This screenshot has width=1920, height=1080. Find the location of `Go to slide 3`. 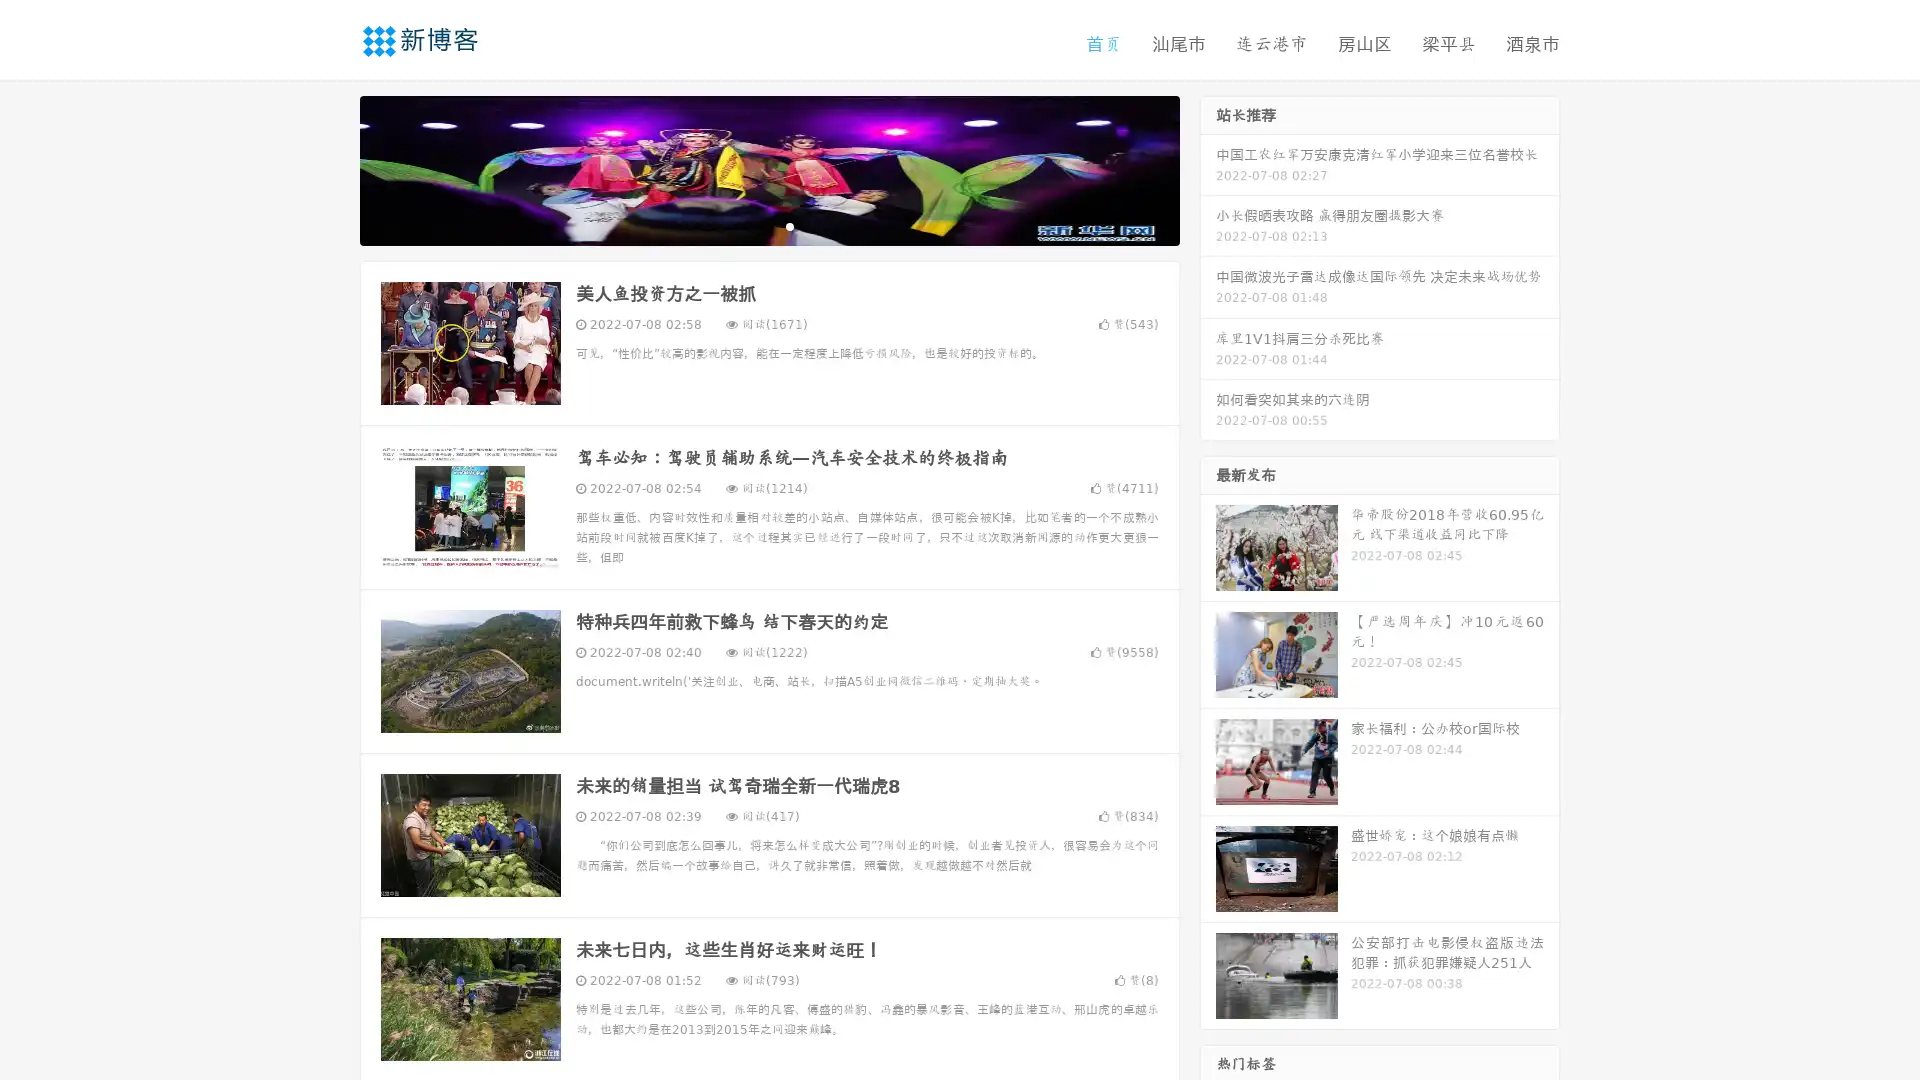

Go to slide 3 is located at coordinates (789, 225).